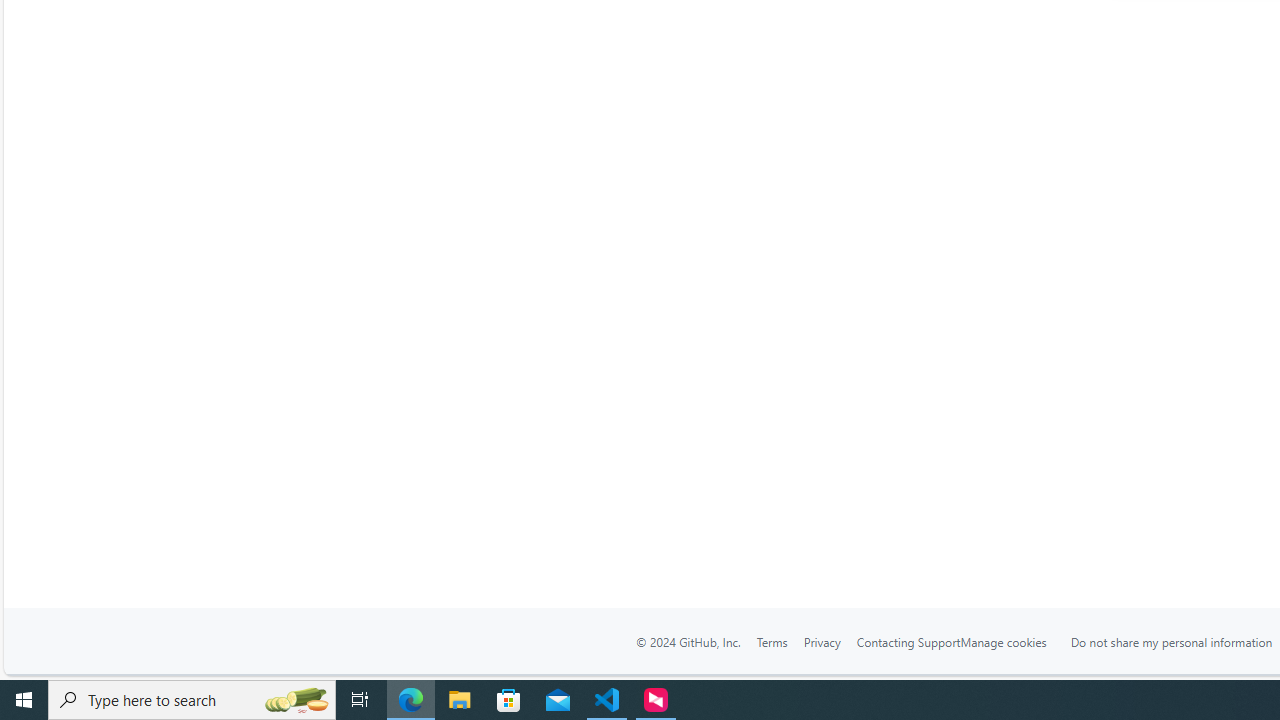 Image resolution: width=1280 pixels, height=720 pixels. What do you see at coordinates (771, 641) in the screenshot?
I see `'Terms'` at bounding box center [771, 641].